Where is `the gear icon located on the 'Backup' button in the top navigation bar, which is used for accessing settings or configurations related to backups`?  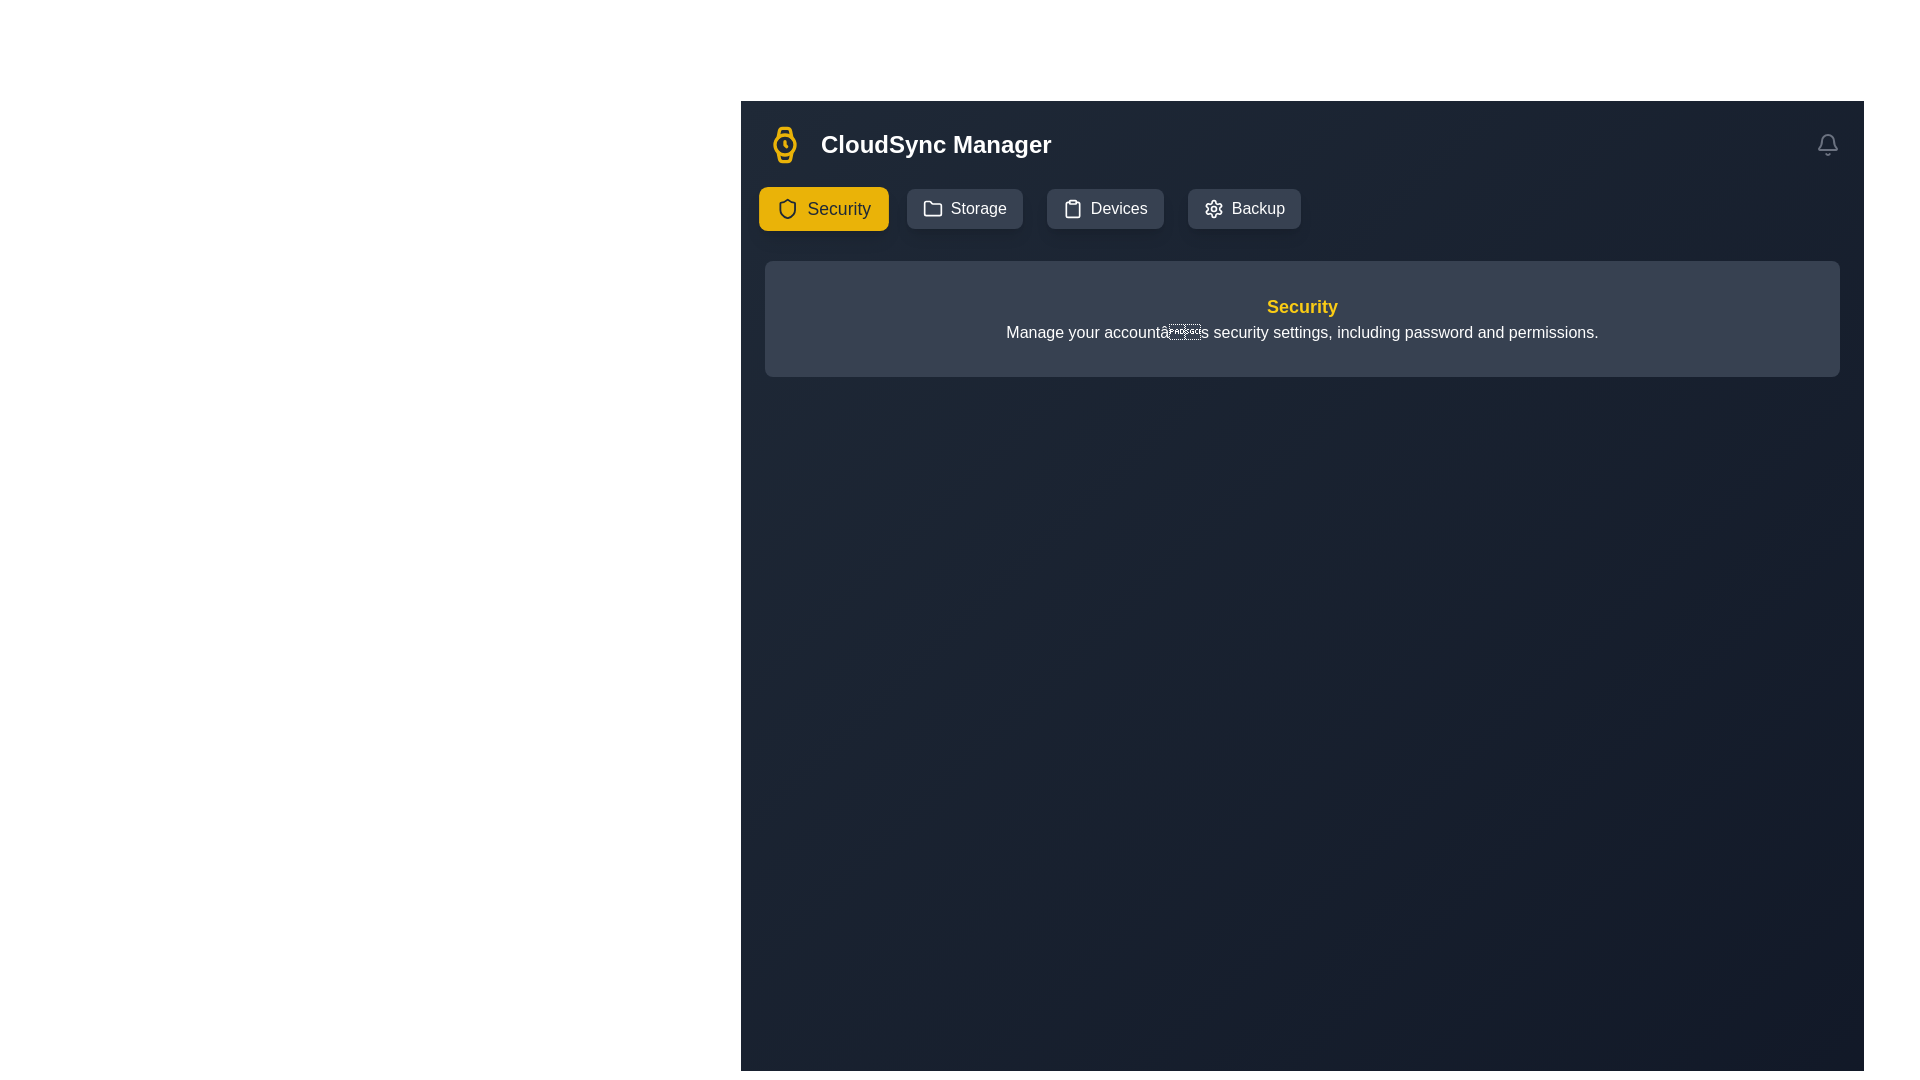 the gear icon located on the 'Backup' button in the top navigation bar, which is used for accessing settings or configurations related to backups is located at coordinates (1212, 208).